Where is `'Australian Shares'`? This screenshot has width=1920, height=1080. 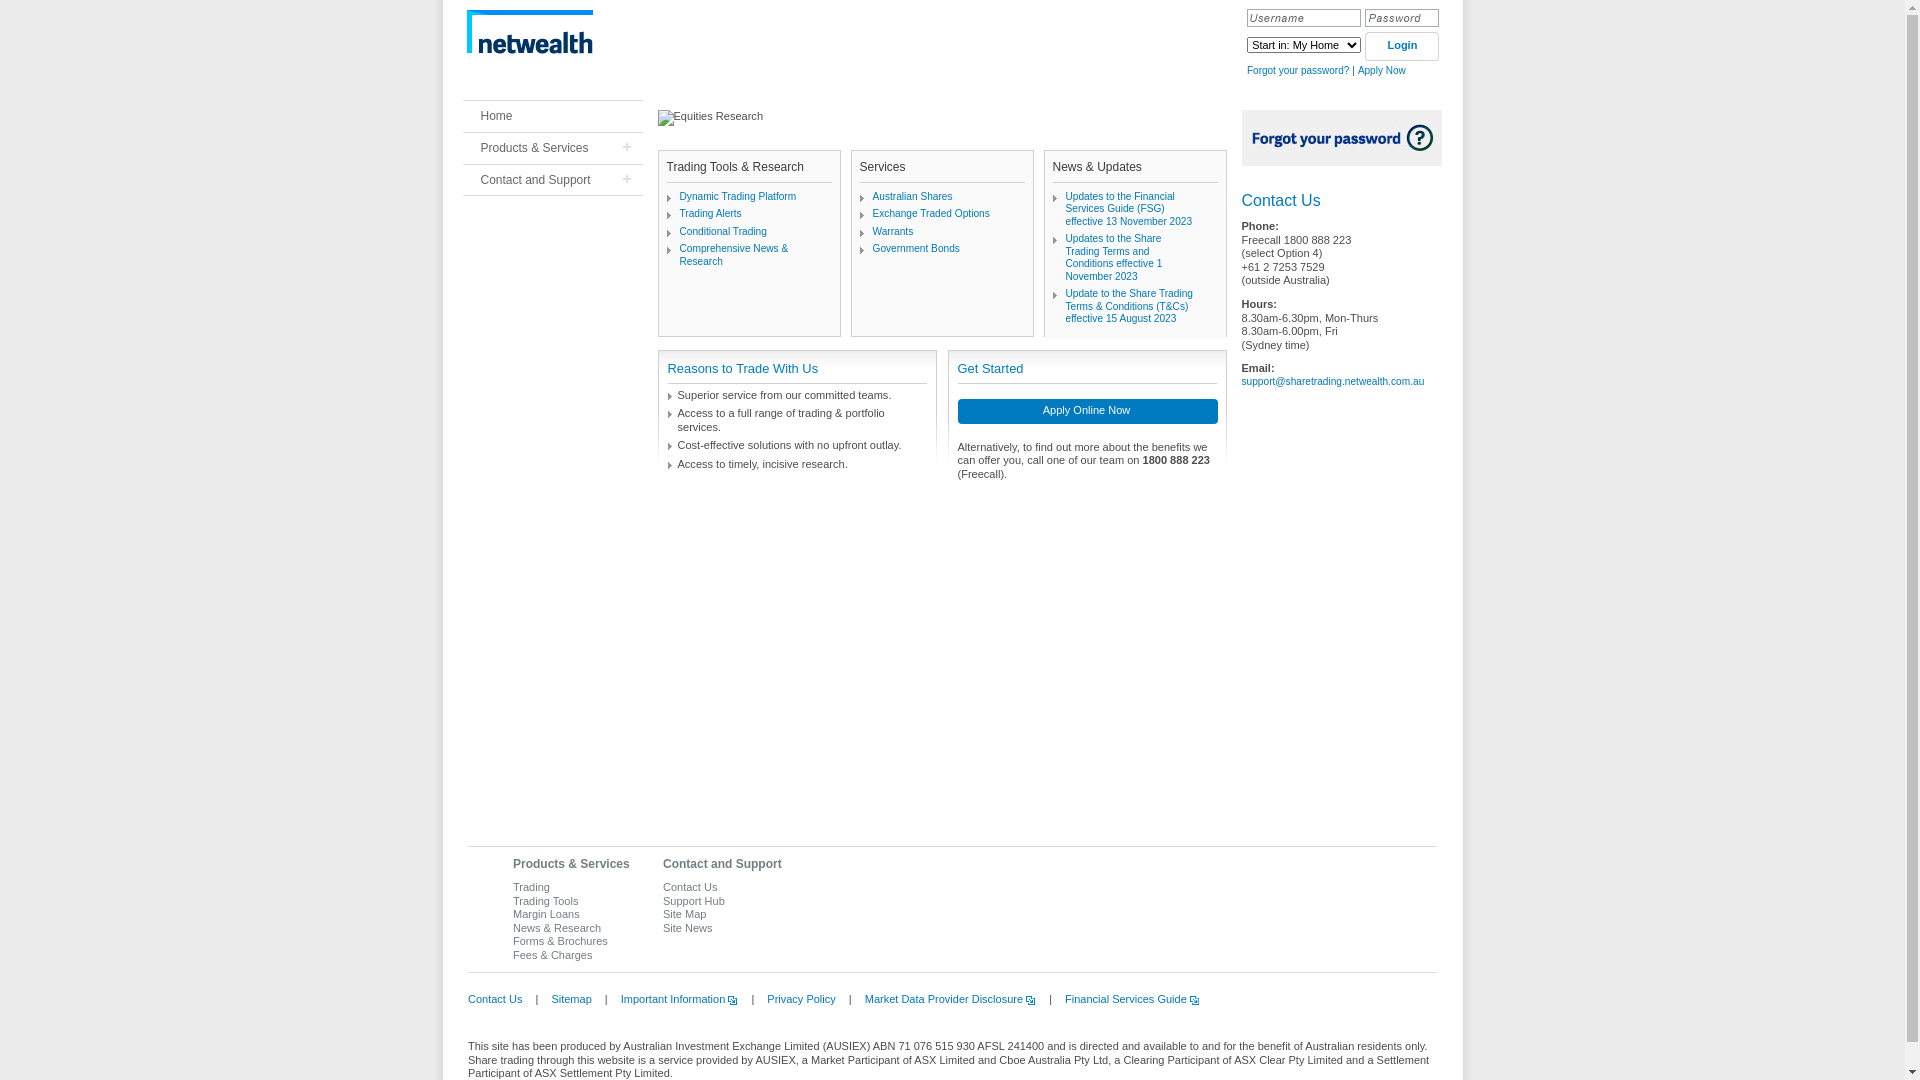 'Australian Shares' is located at coordinates (911, 196).